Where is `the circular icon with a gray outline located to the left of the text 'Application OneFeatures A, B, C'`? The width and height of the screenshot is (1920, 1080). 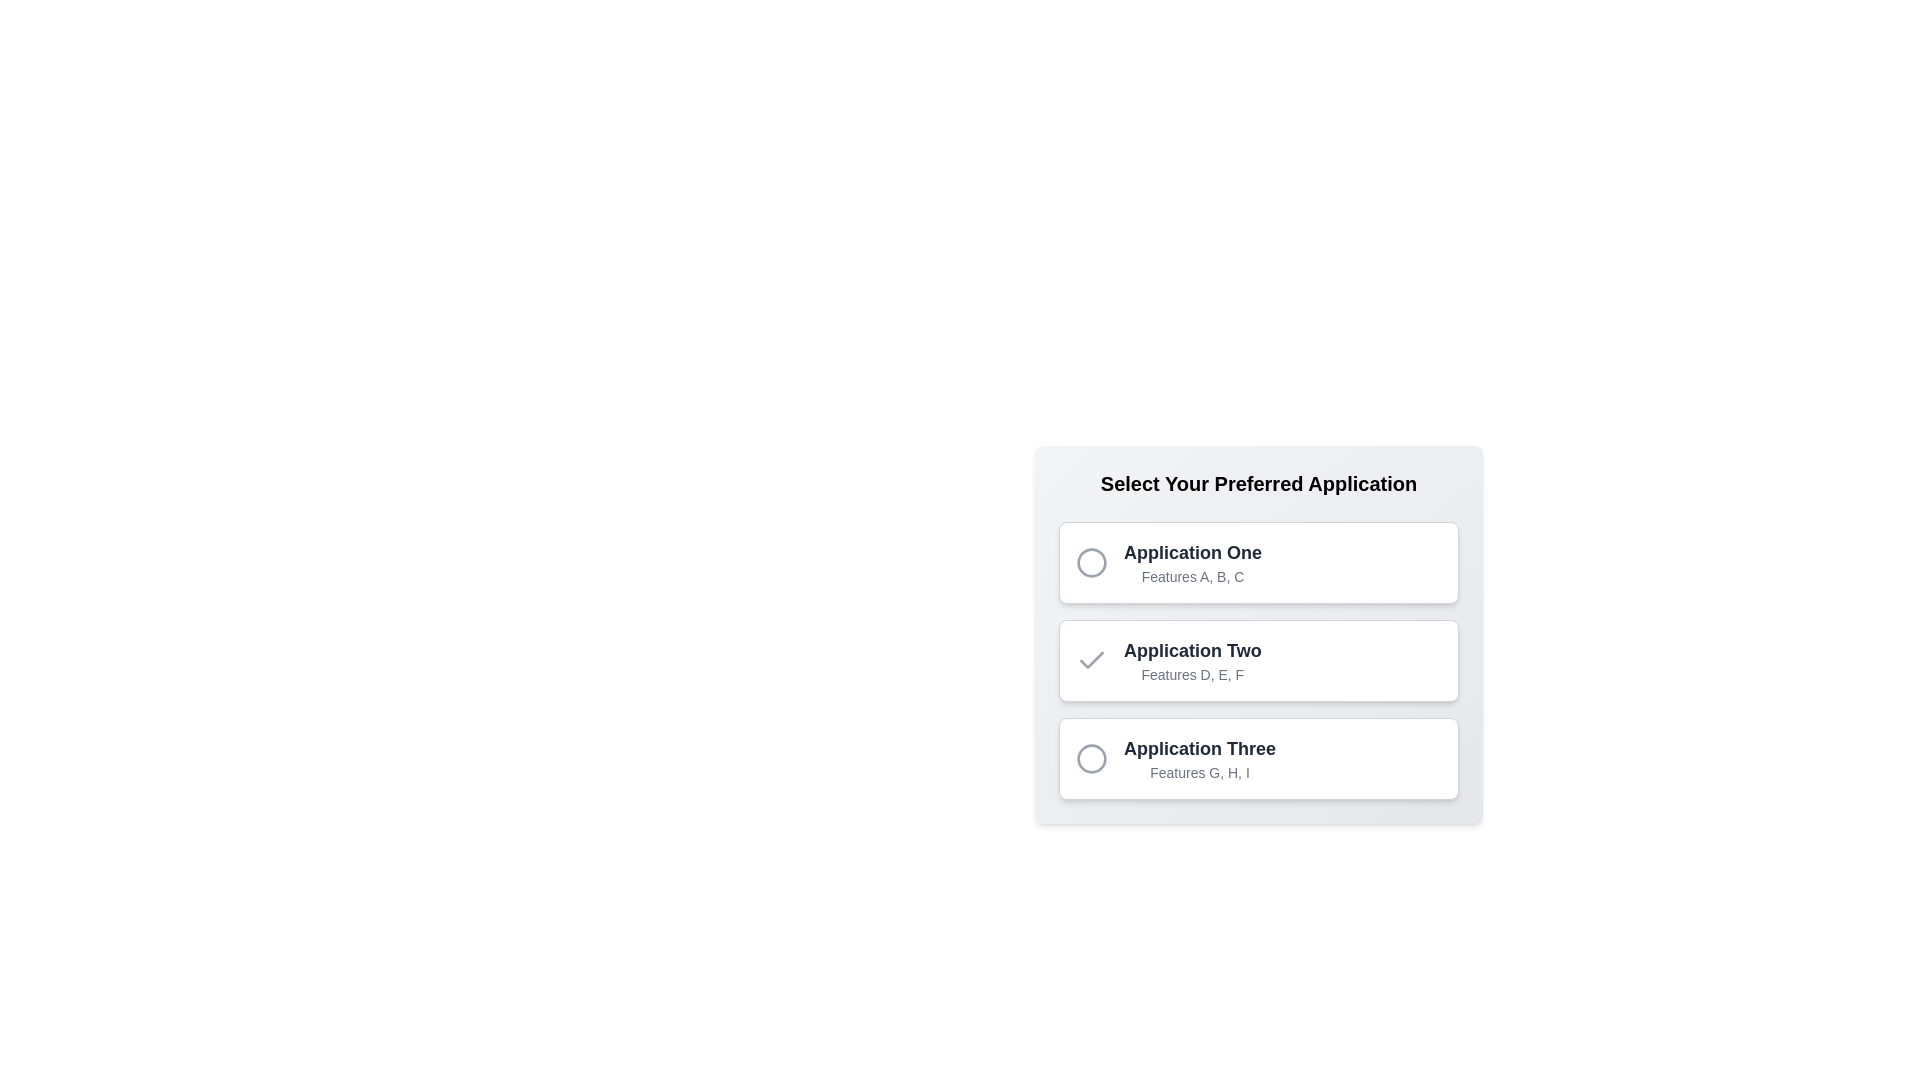
the circular icon with a gray outline located to the left of the text 'Application OneFeatures A, B, C' is located at coordinates (1090, 563).